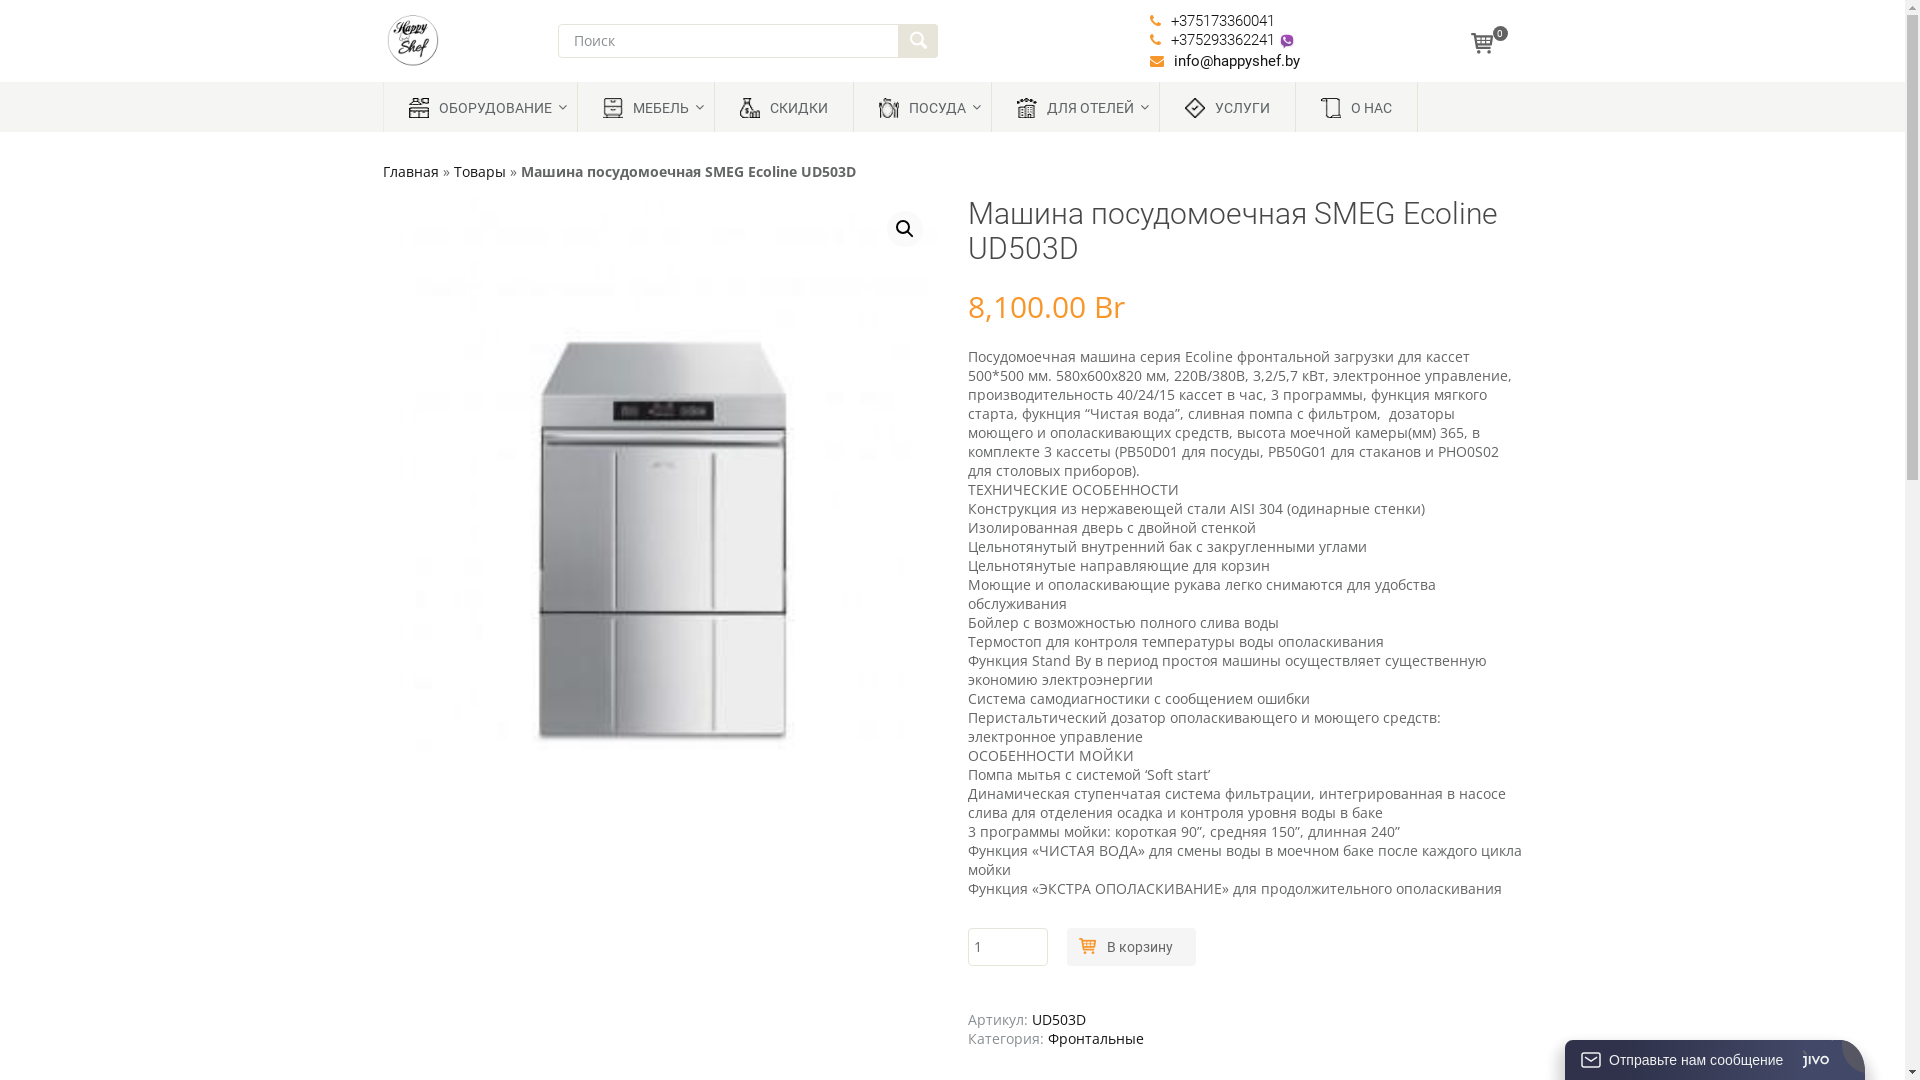 The width and height of the screenshot is (1920, 1080). Describe the element at coordinates (427, 88) in the screenshot. I see `'Skip to content'` at that location.